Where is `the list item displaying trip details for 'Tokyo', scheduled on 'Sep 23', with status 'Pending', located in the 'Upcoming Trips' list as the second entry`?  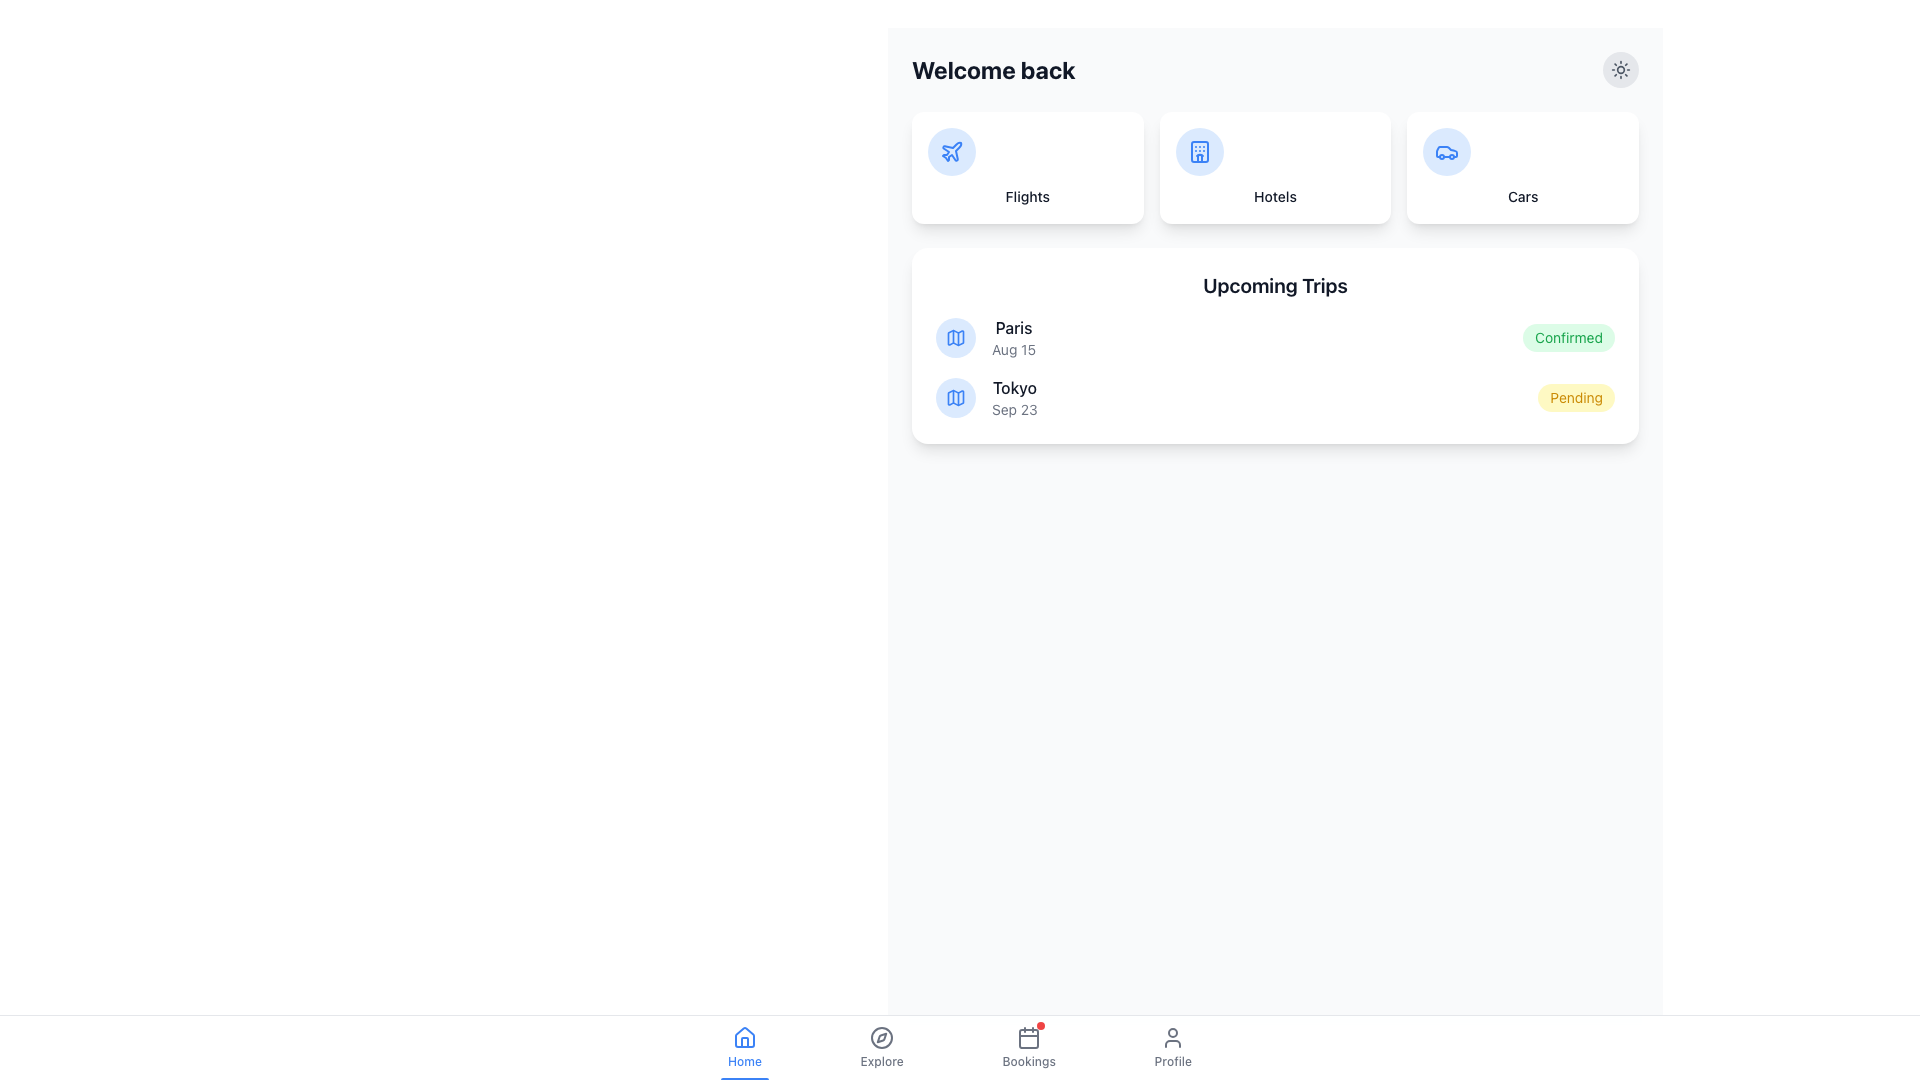
the list item displaying trip details for 'Tokyo', scheduled on 'Sep 23', with status 'Pending', located in the 'Upcoming Trips' list as the second entry is located at coordinates (1274, 397).